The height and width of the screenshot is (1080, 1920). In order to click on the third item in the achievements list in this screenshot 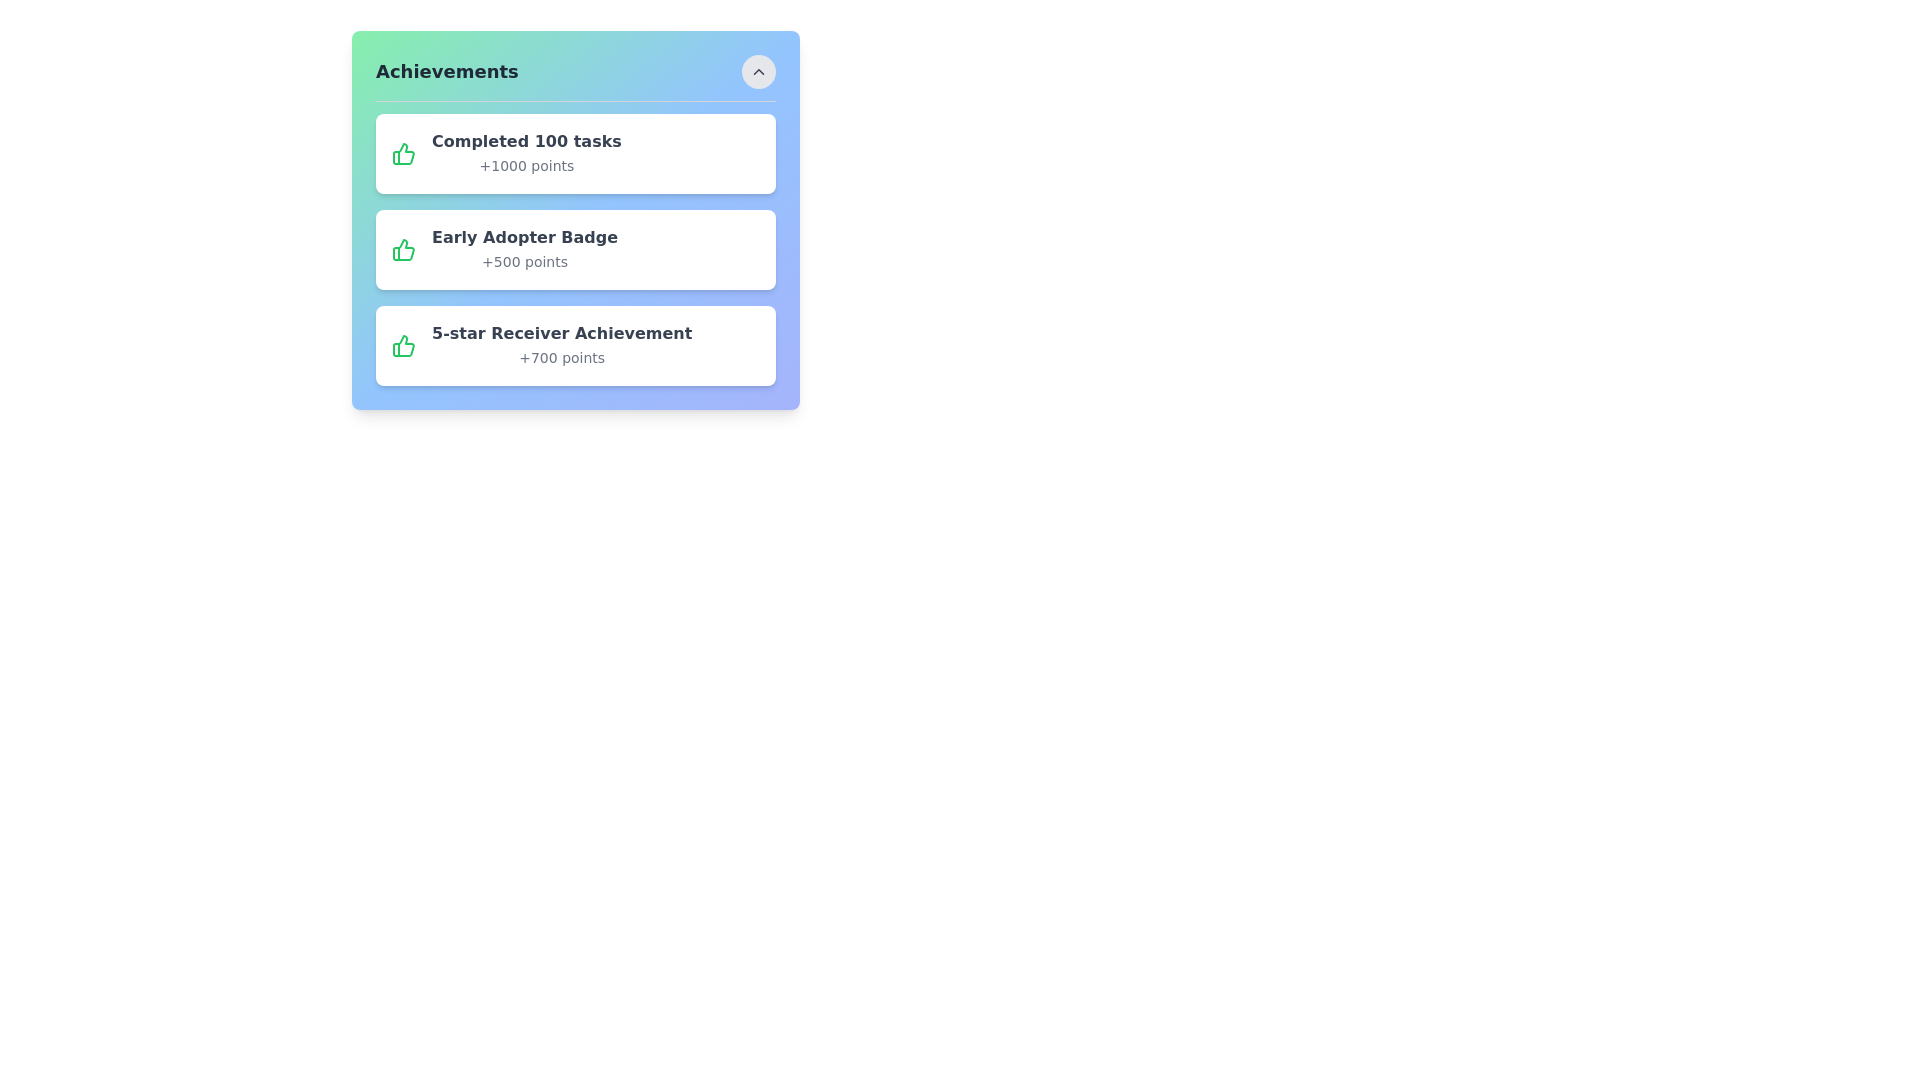, I will do `click(575, 345)`.